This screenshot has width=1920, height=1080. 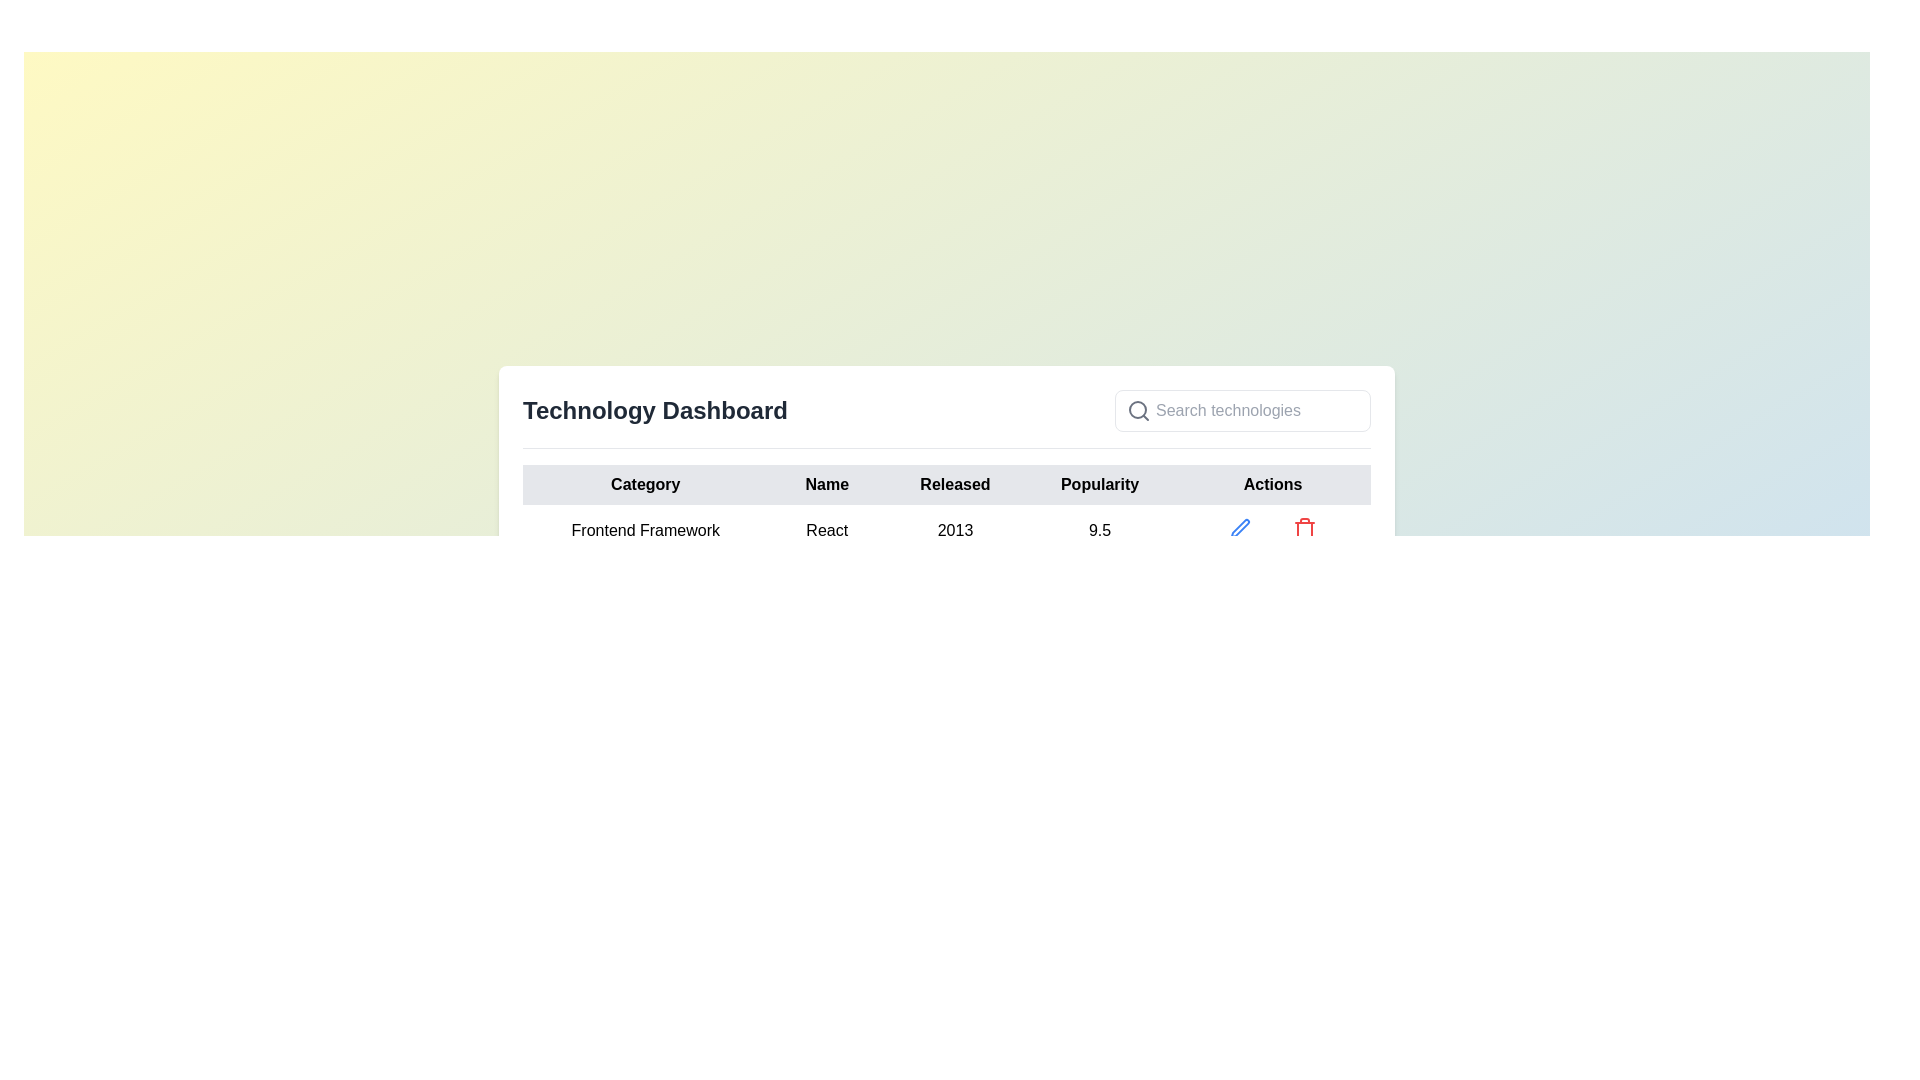 What do you see at coordinates (1098, 529) in the screenshot?
I see `the static text label displaying the popularity score '9.5' for 'React' located in the fourth column under the 'Popularity' header in a table-like grid` at bounding box center [1098, 529].